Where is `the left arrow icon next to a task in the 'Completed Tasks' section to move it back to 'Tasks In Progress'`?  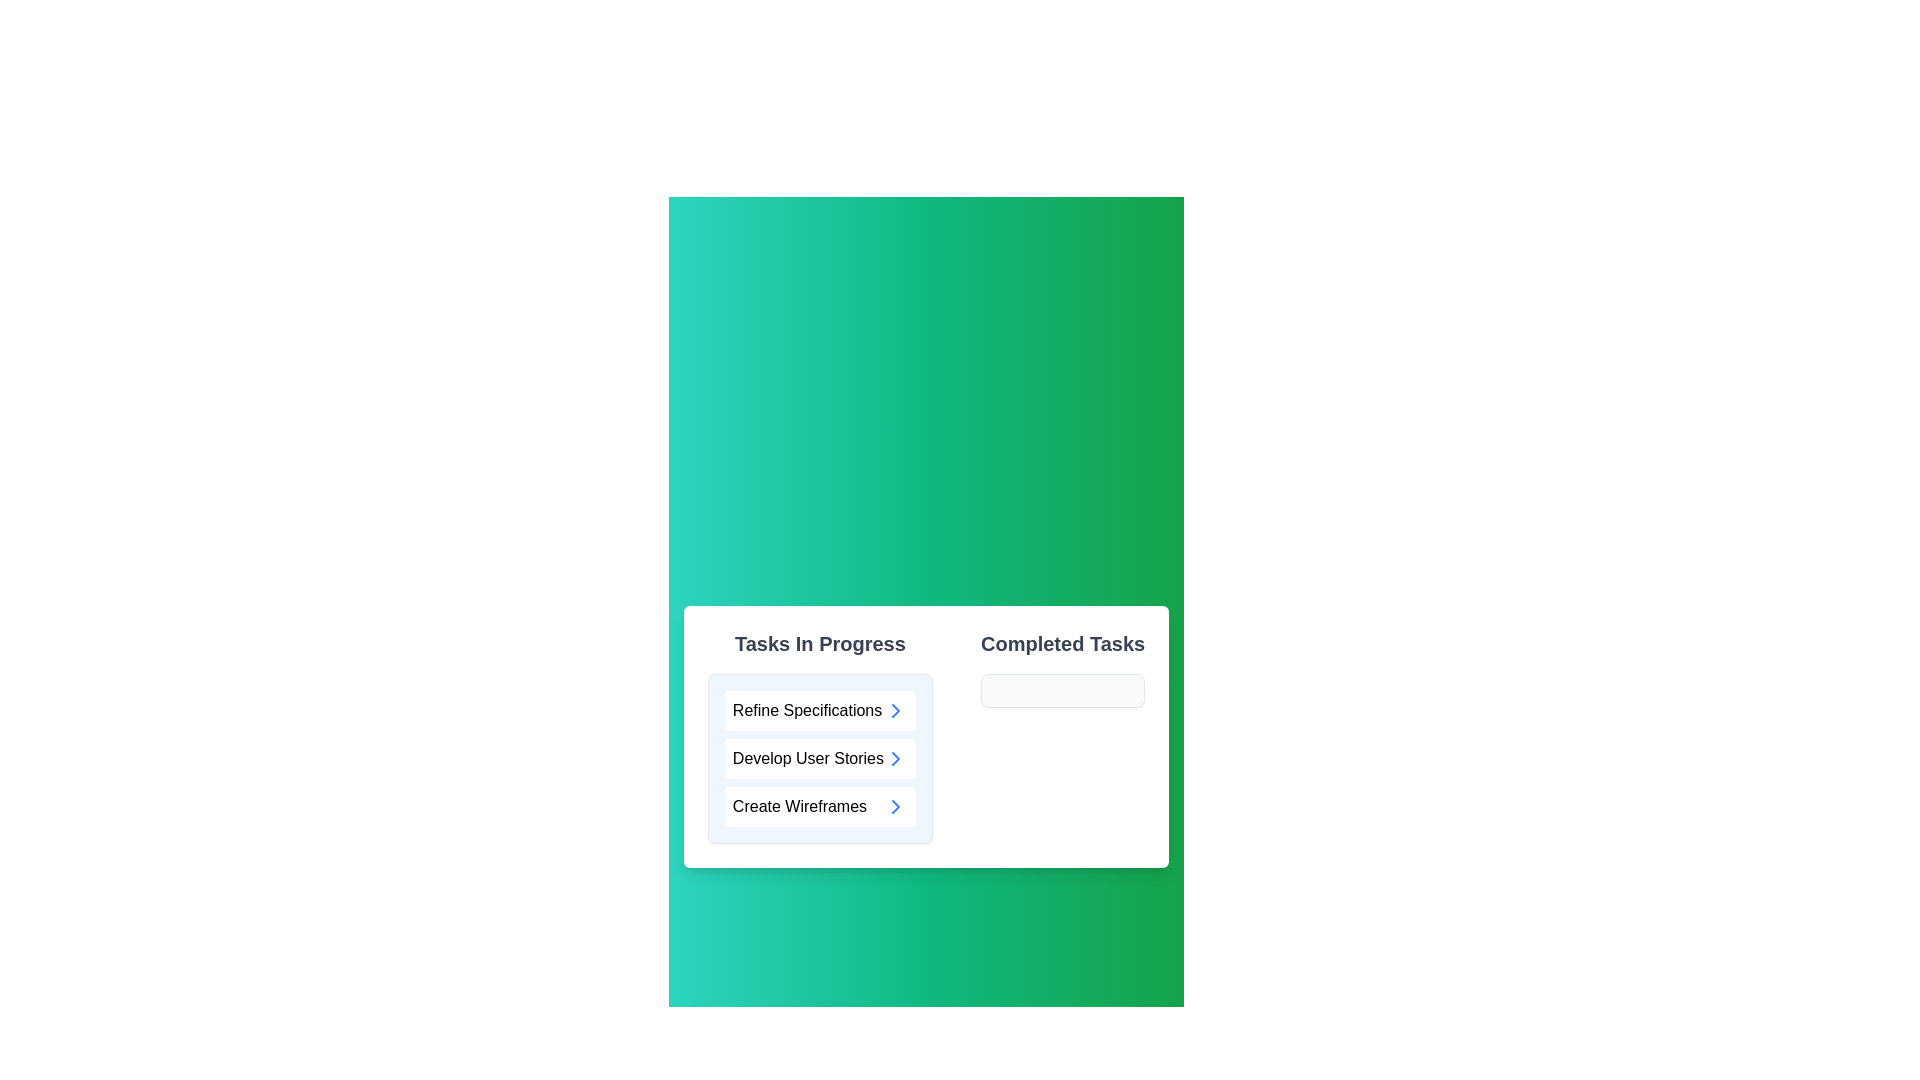 the left arrow icon next to a task in the 'Completed Tasks' section to move it back to 'Tasks In Progress' is located at coordinates (1061, 689).